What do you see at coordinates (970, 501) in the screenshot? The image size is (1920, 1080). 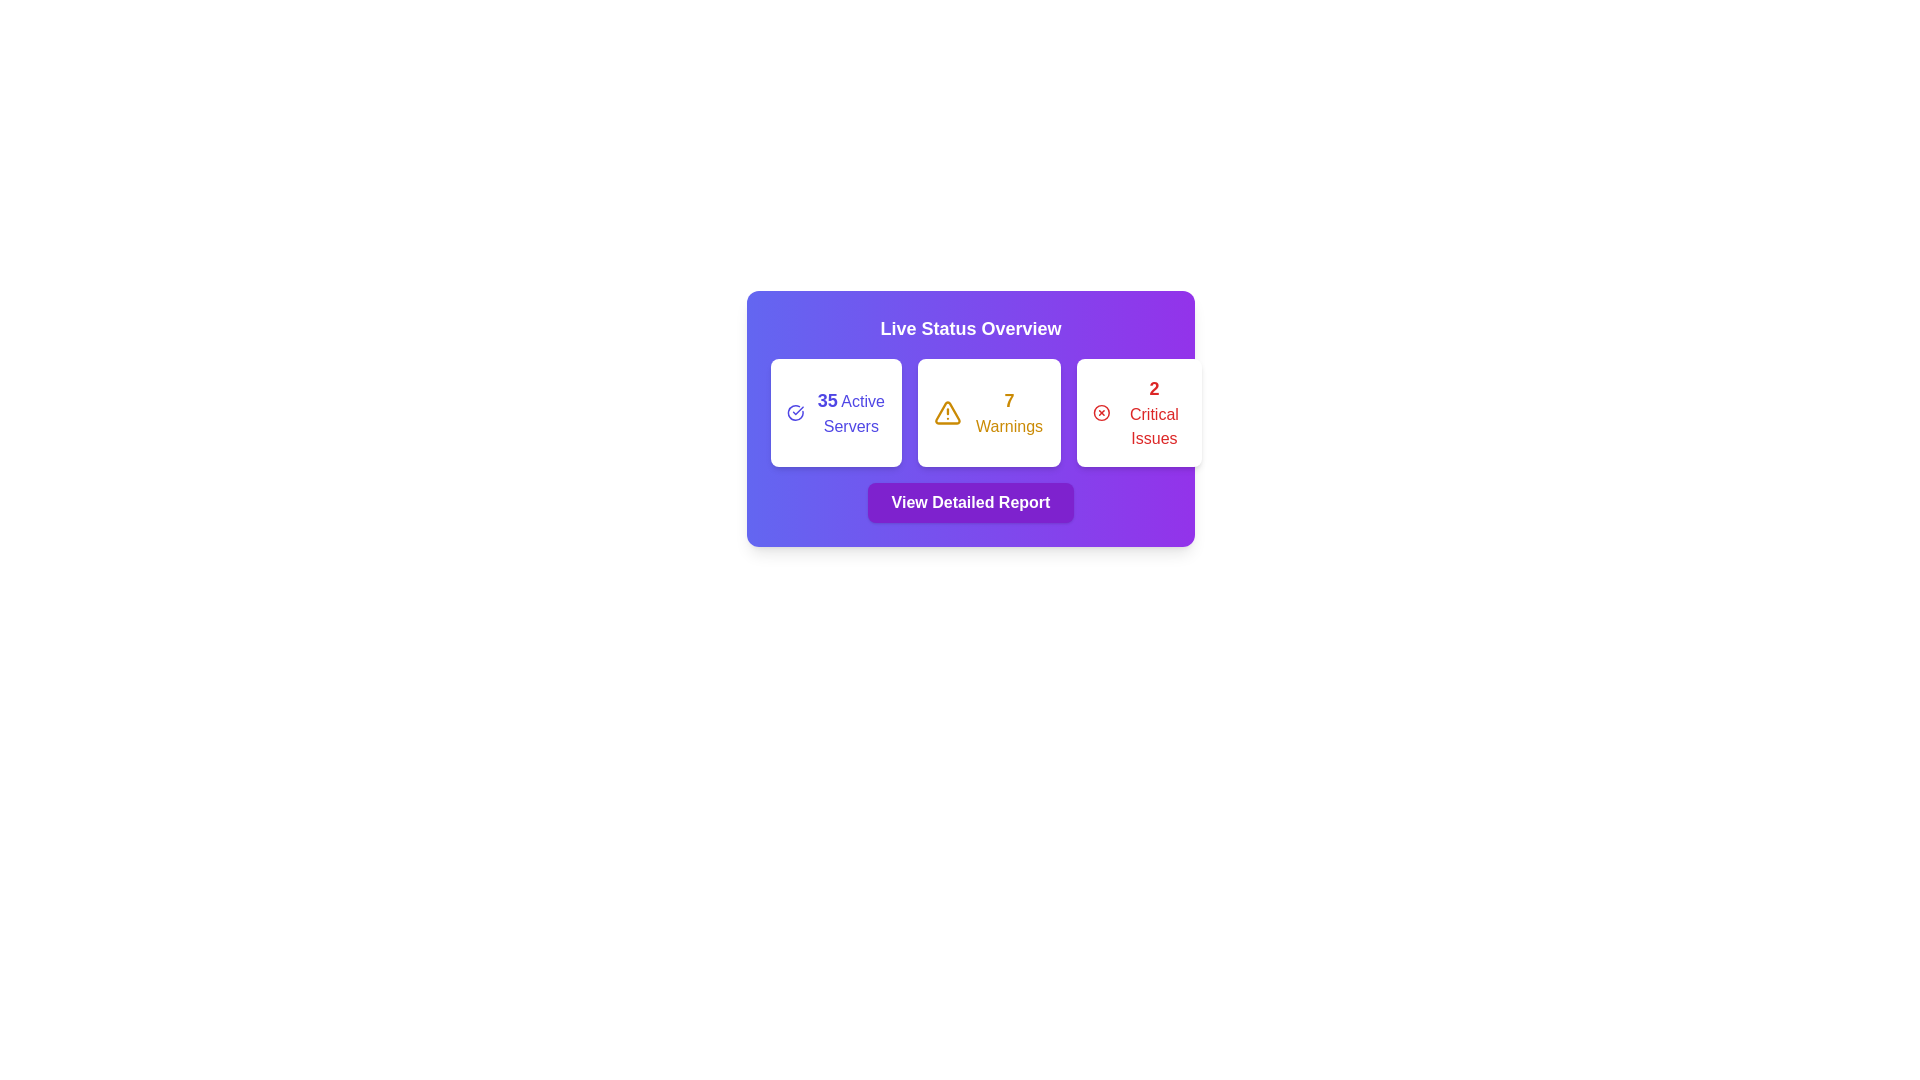 I see `the button located at the center-bottom of the server statistics card` at bounding box center [970, 501].